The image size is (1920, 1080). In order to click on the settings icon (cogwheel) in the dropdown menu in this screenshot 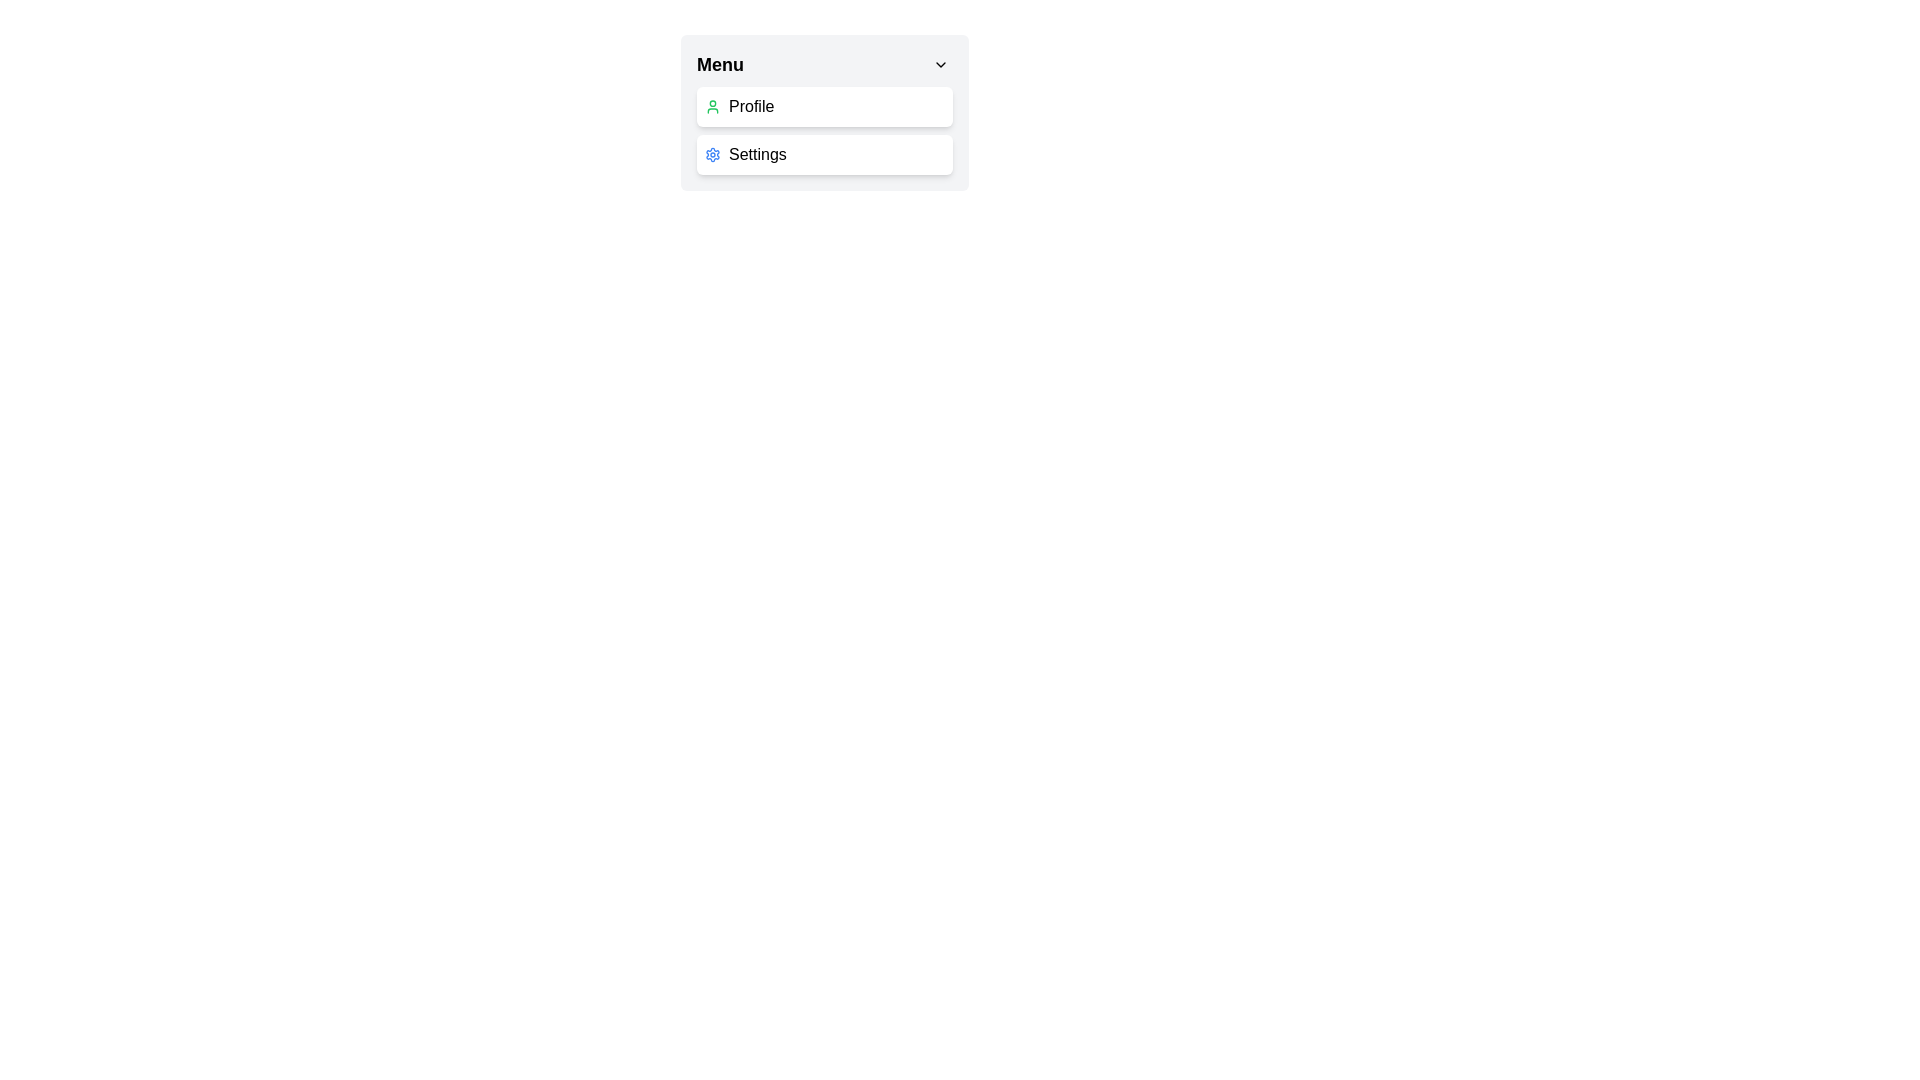, I will do `click(713, 153)`.